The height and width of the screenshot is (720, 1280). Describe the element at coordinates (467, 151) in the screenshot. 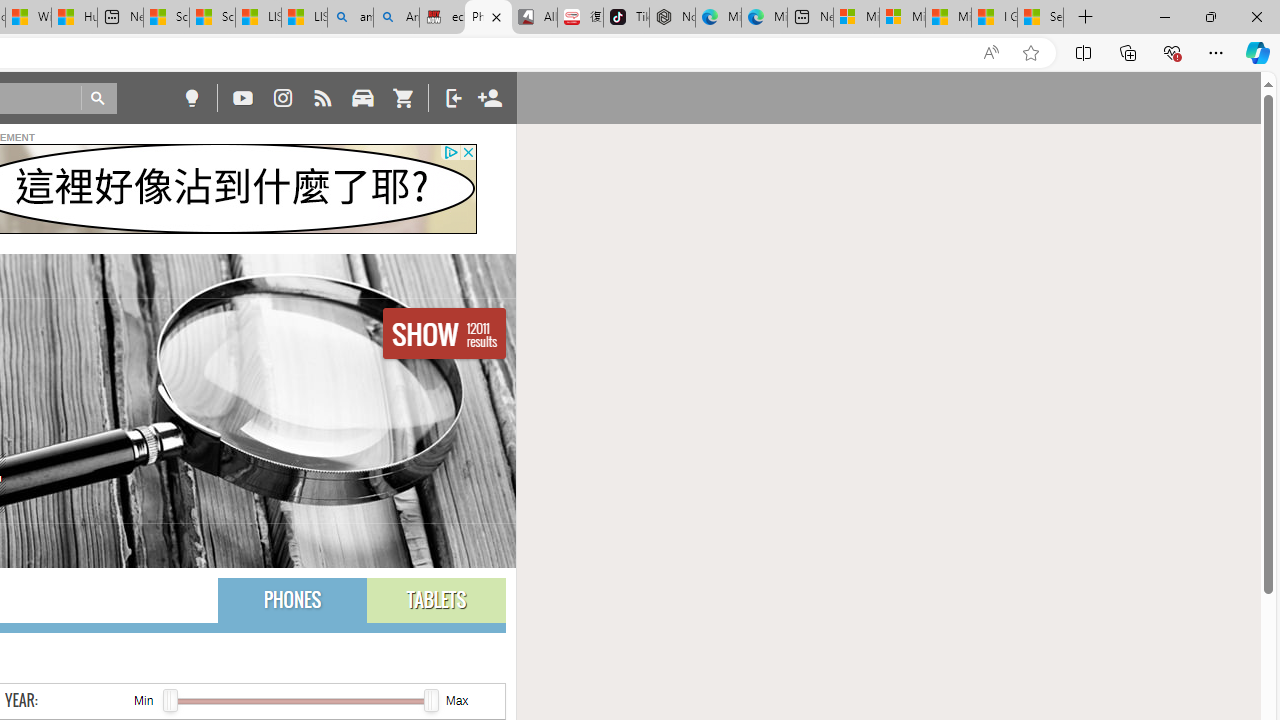

I see `'AutomationID: close_button_svg'` at that location.